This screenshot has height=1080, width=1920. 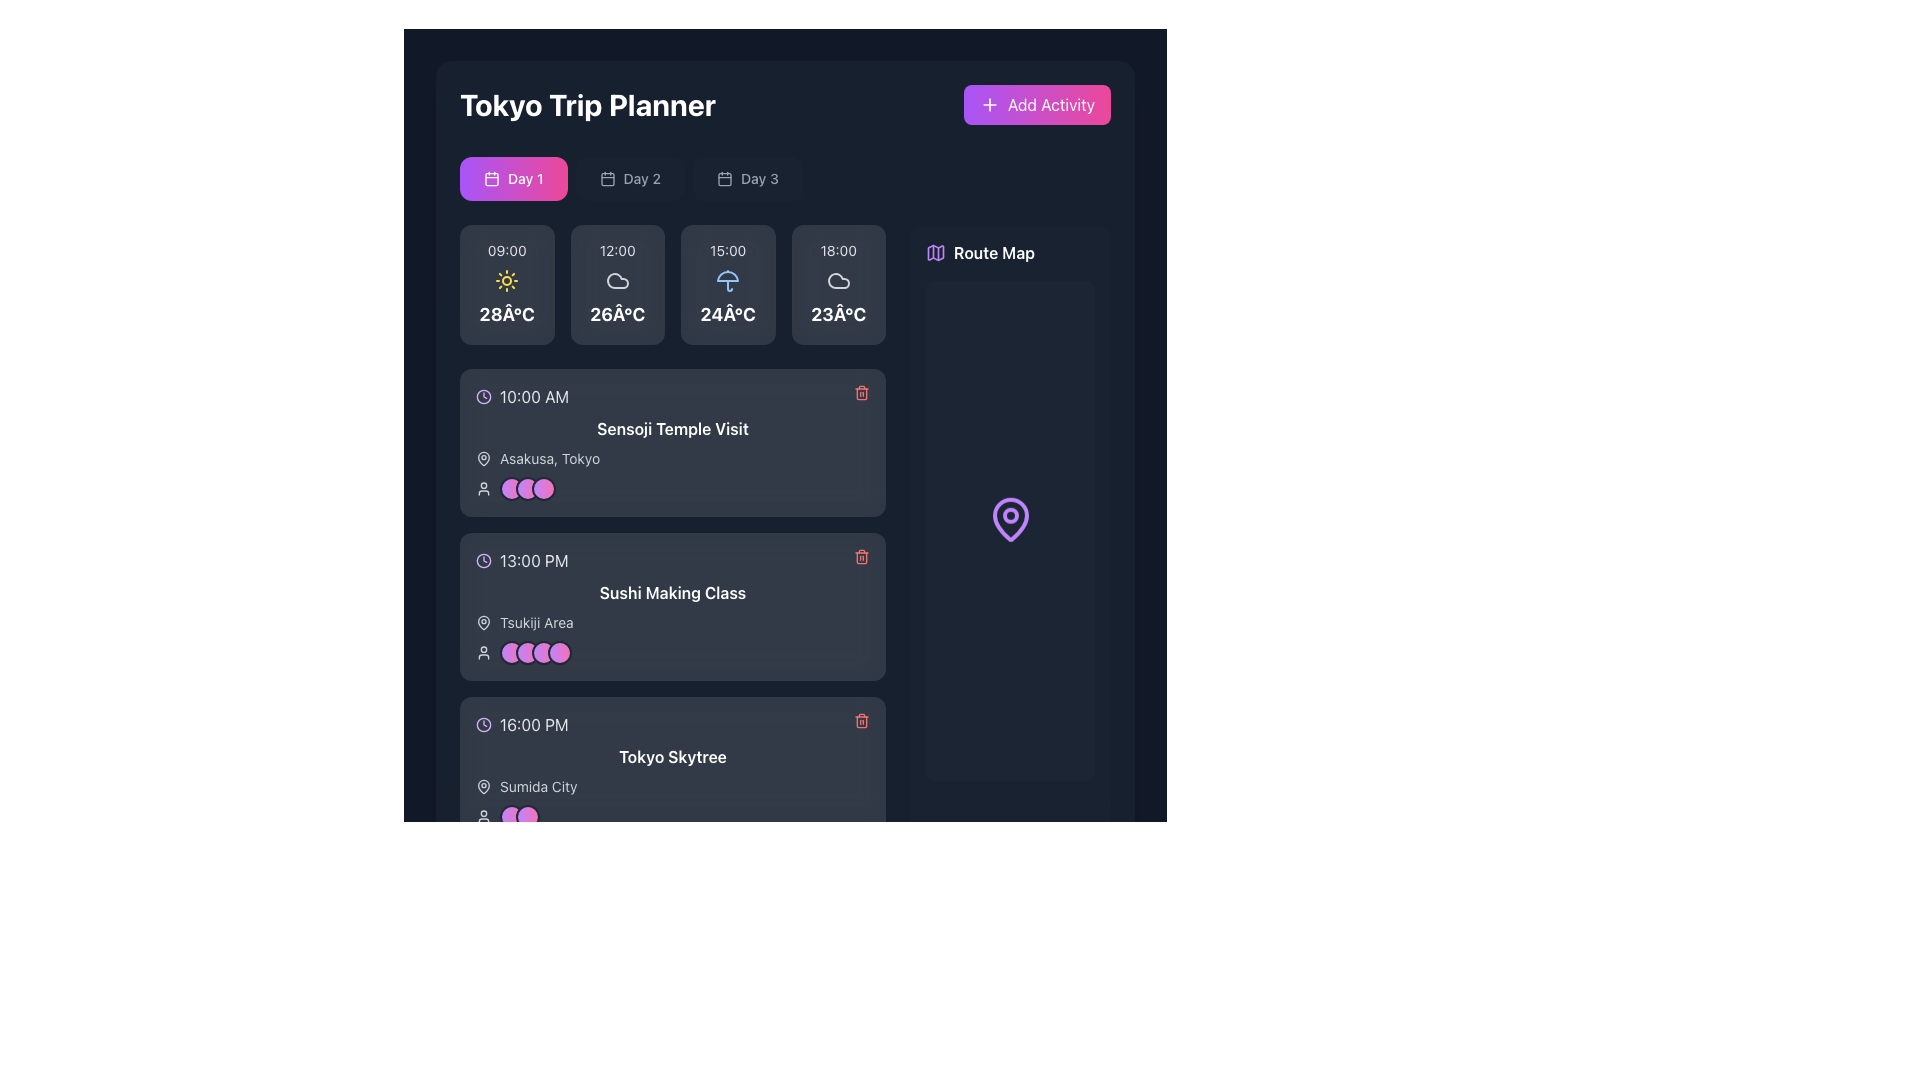 I want to click on the decorative calendar icon located to the left of the 'Day 1' button, which features a bold outline and minimalist design, so click(x=491, y=177).